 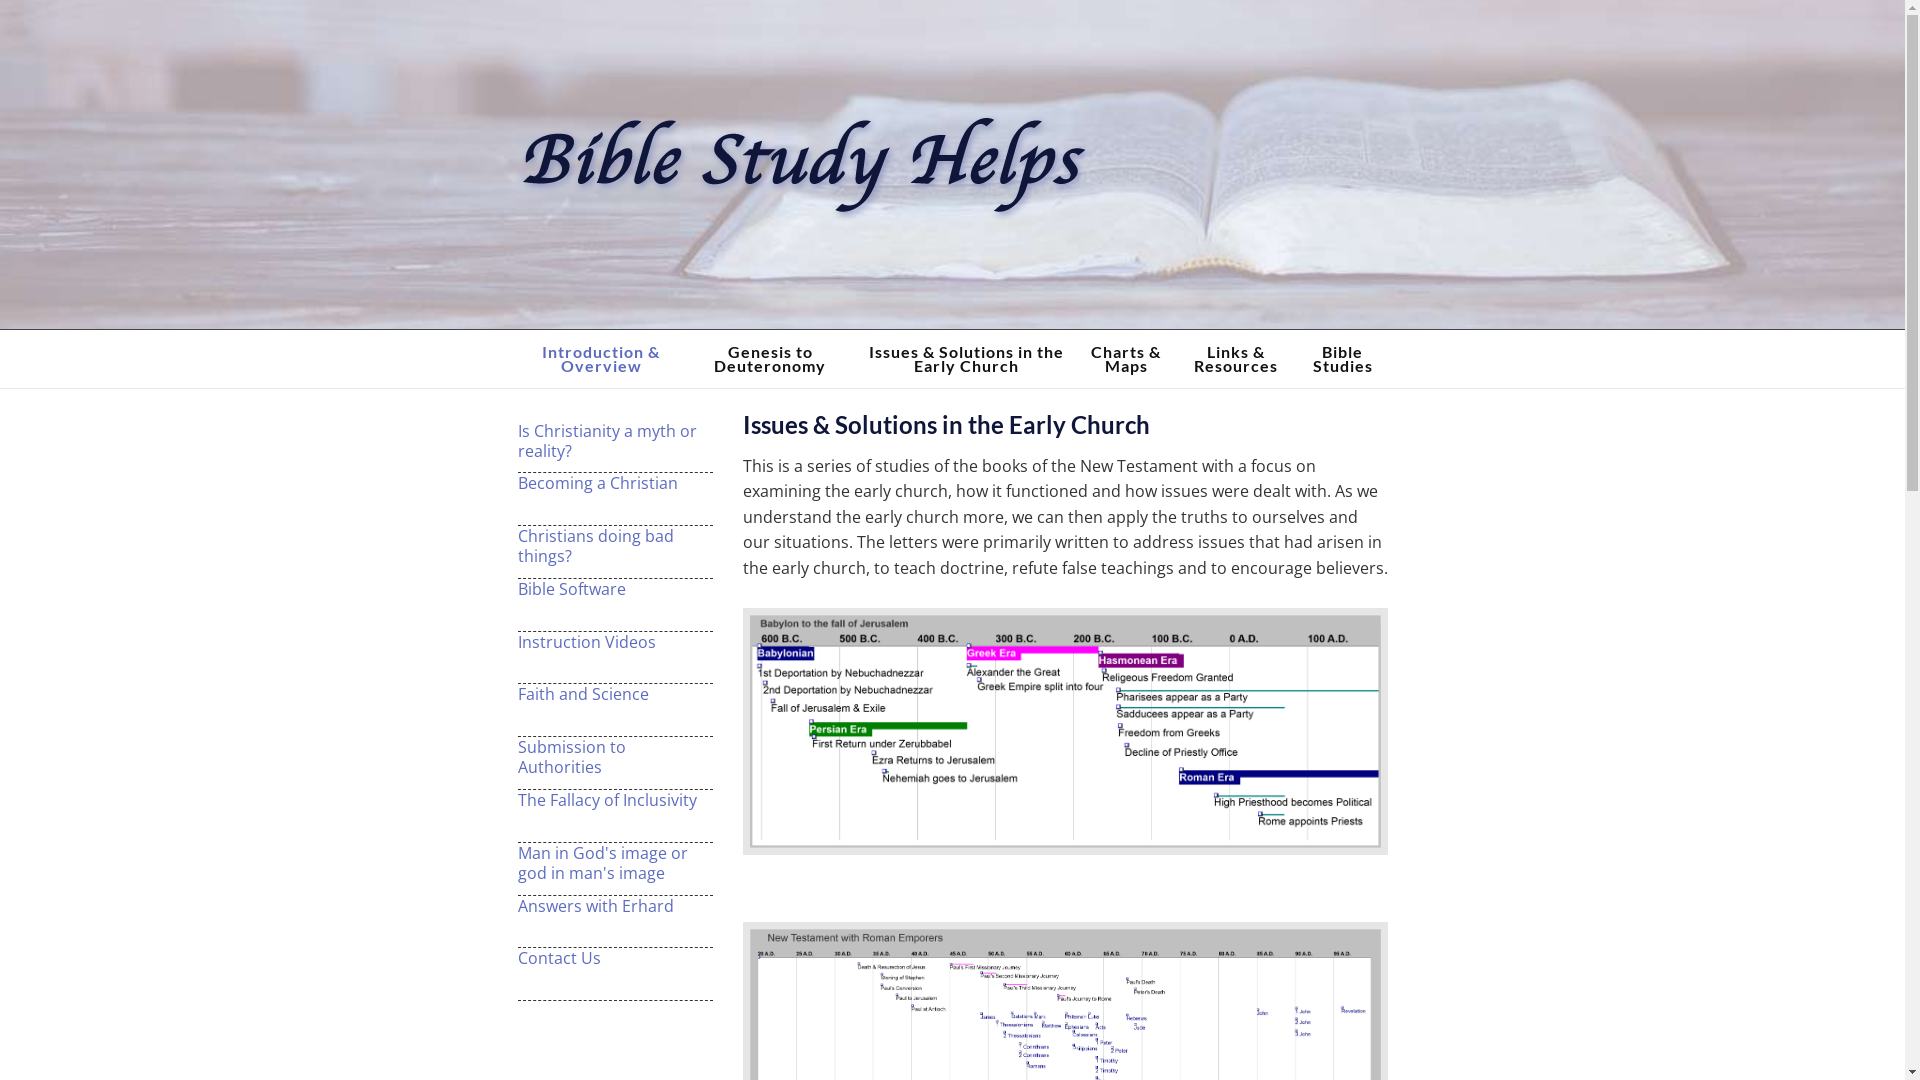 What do you see at coordinates (614, 438) in the screenshot?
I see `'Is Christianity a myth or reality?'` at bounding box center [614, 438].